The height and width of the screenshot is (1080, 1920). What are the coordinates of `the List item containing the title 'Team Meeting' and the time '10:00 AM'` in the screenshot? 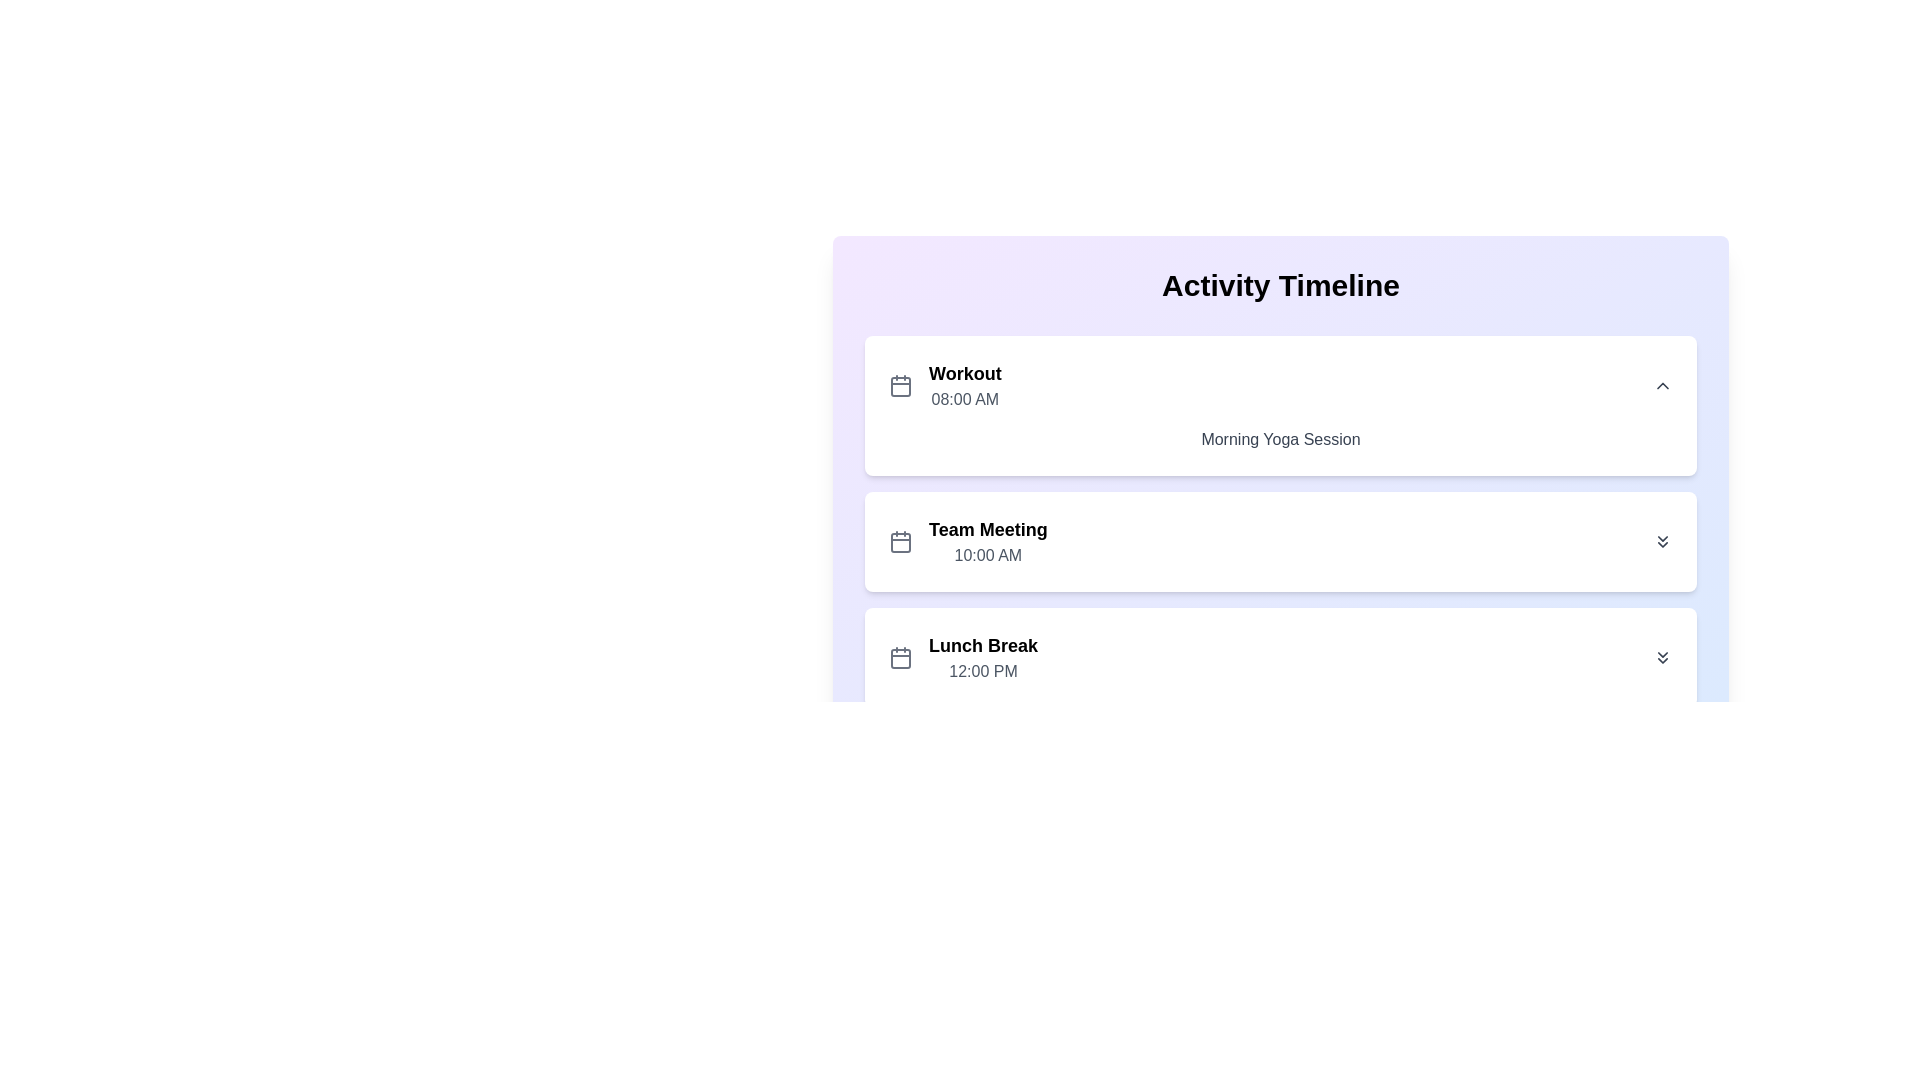 It's located at (1281, 542).